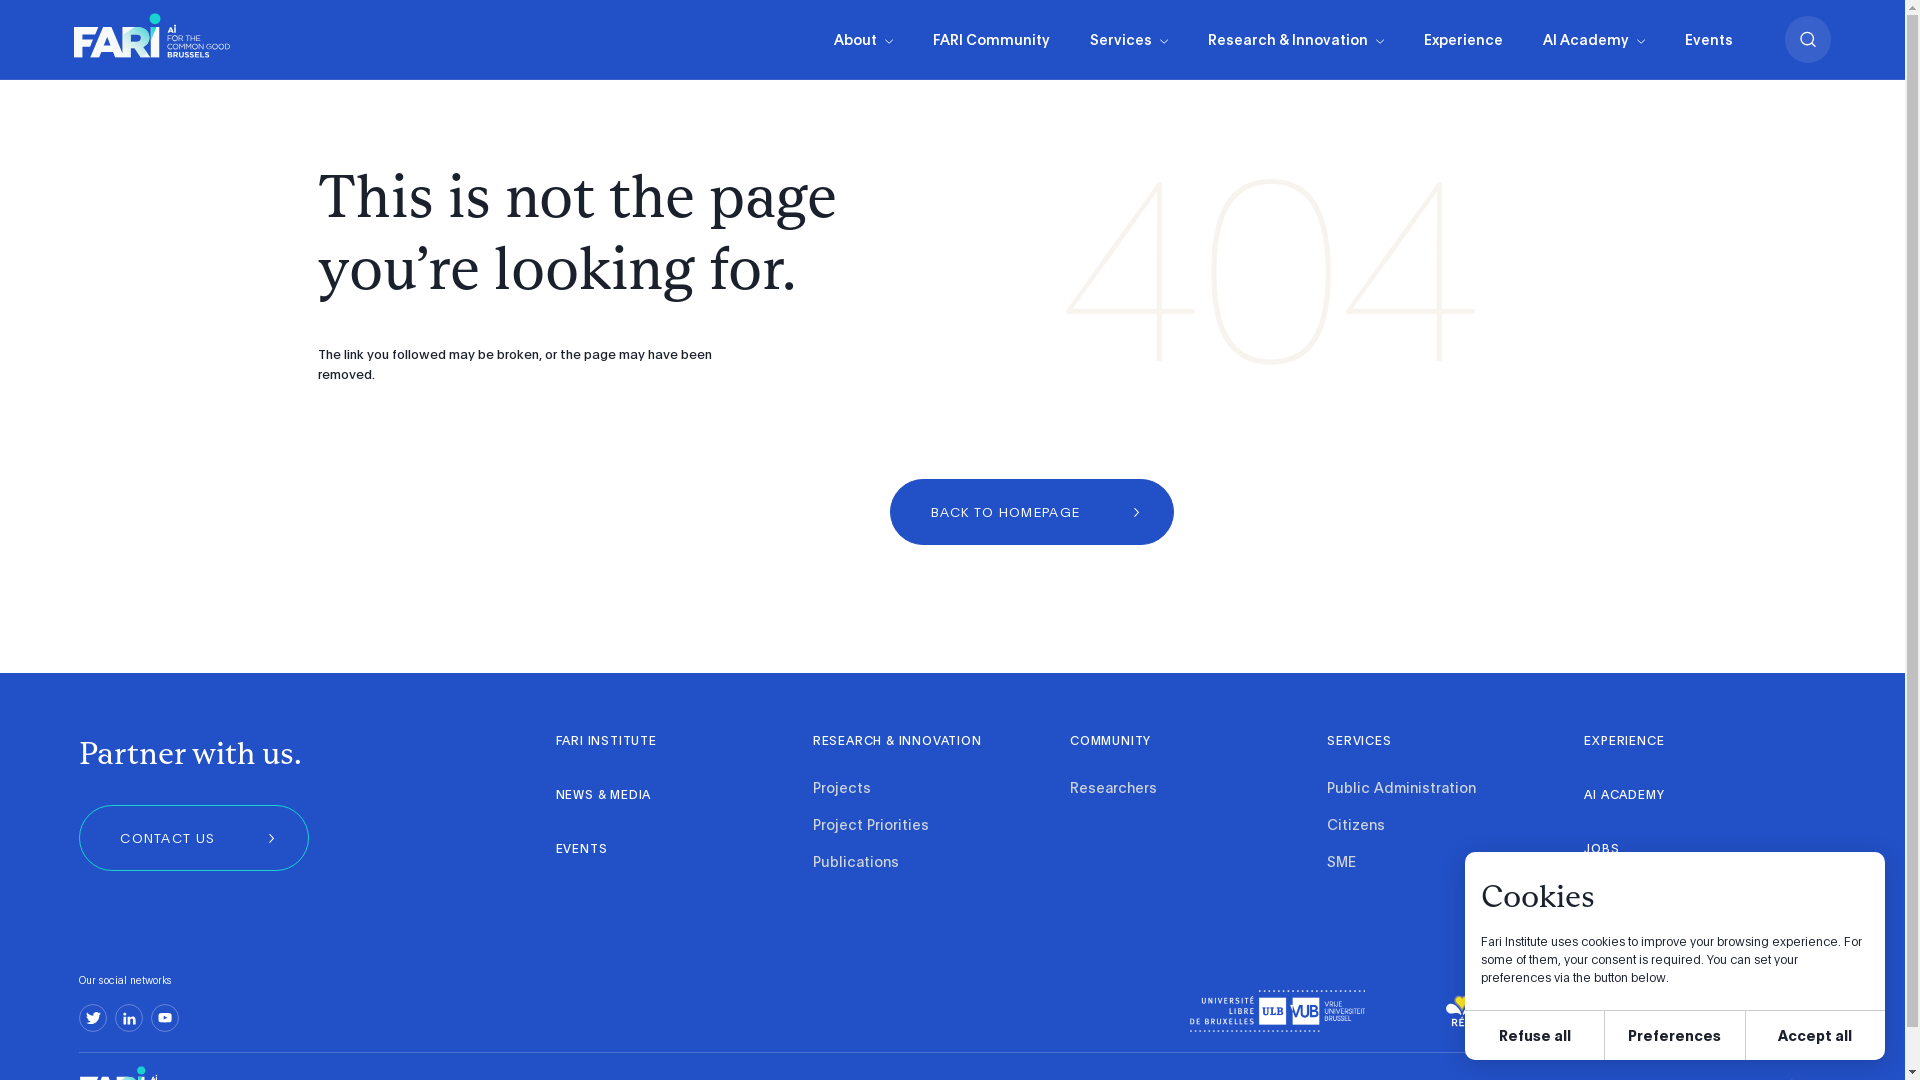 The height and width of the screenshot is (1080, 1920). Describe the element at coordinates (1604, 1035) in the screenshot. I see `'Preferences'` at that location.